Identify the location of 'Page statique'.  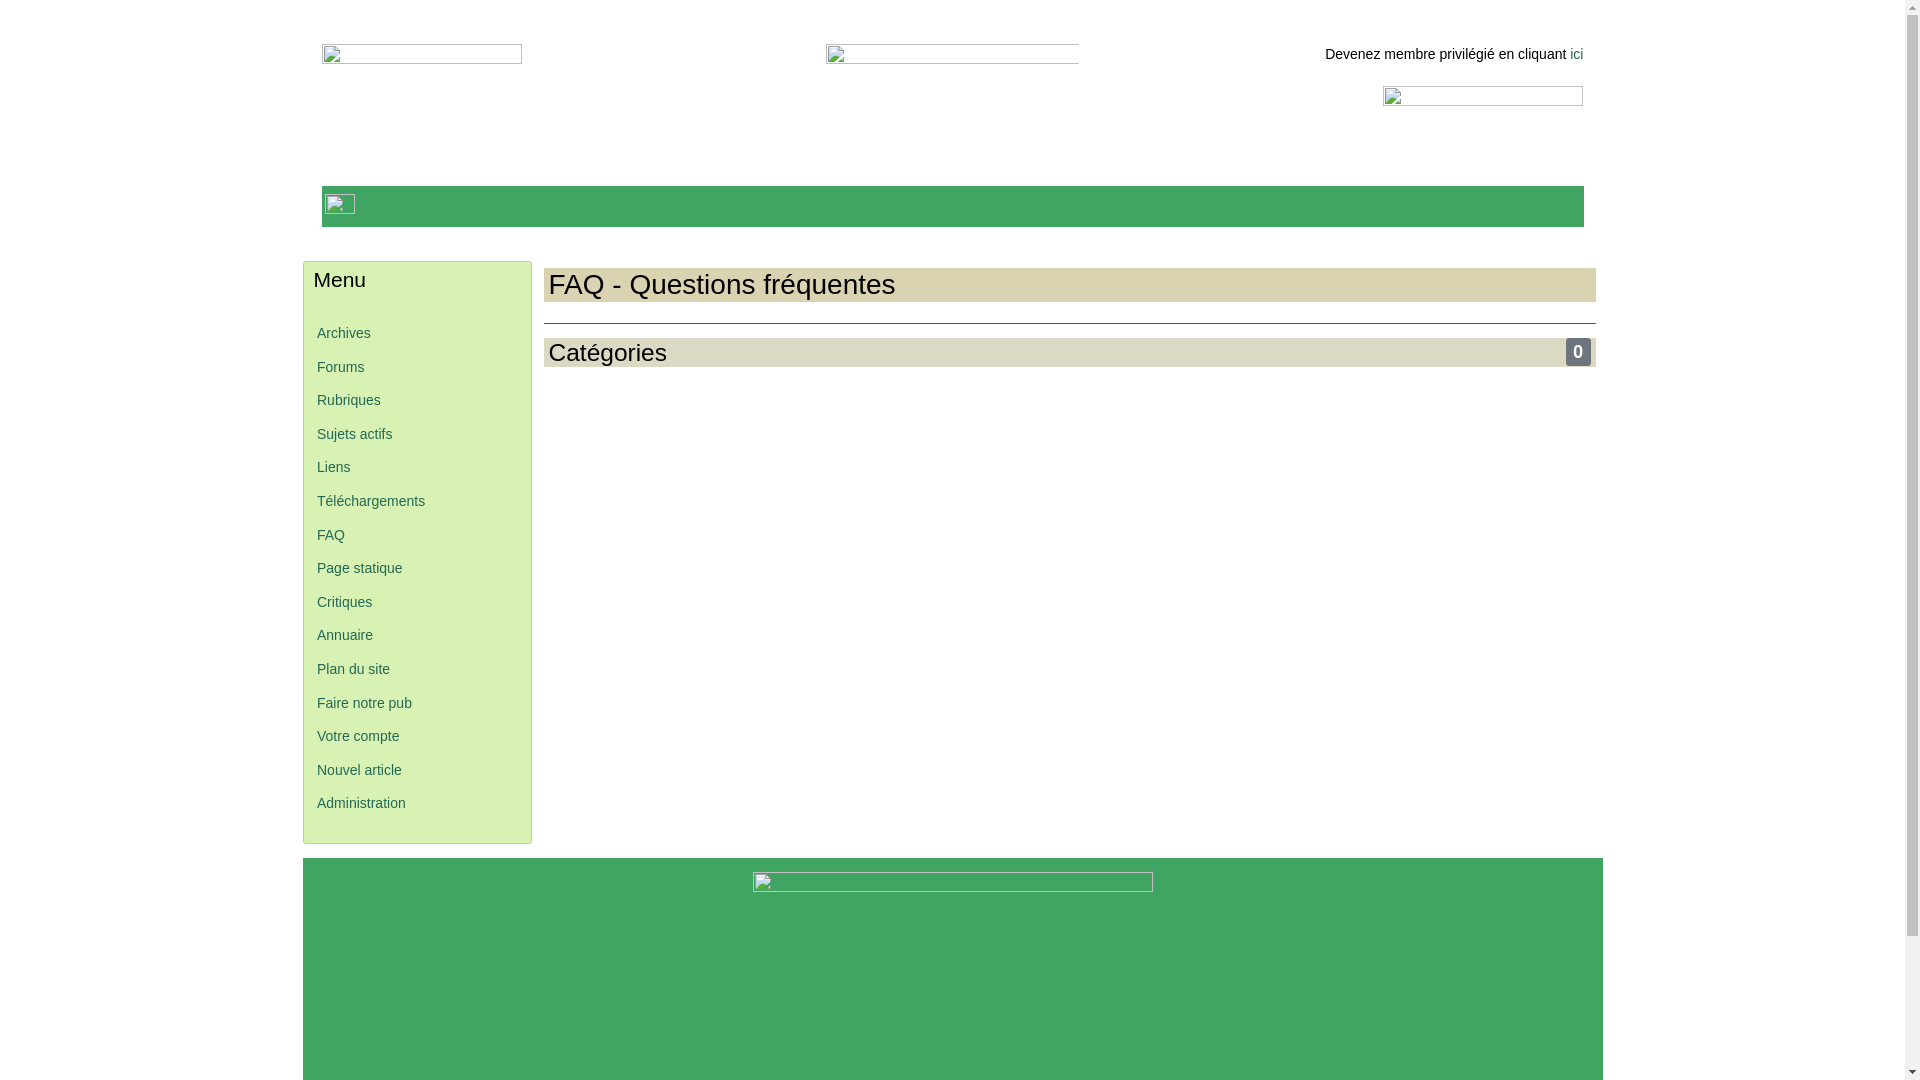
(315, 567).